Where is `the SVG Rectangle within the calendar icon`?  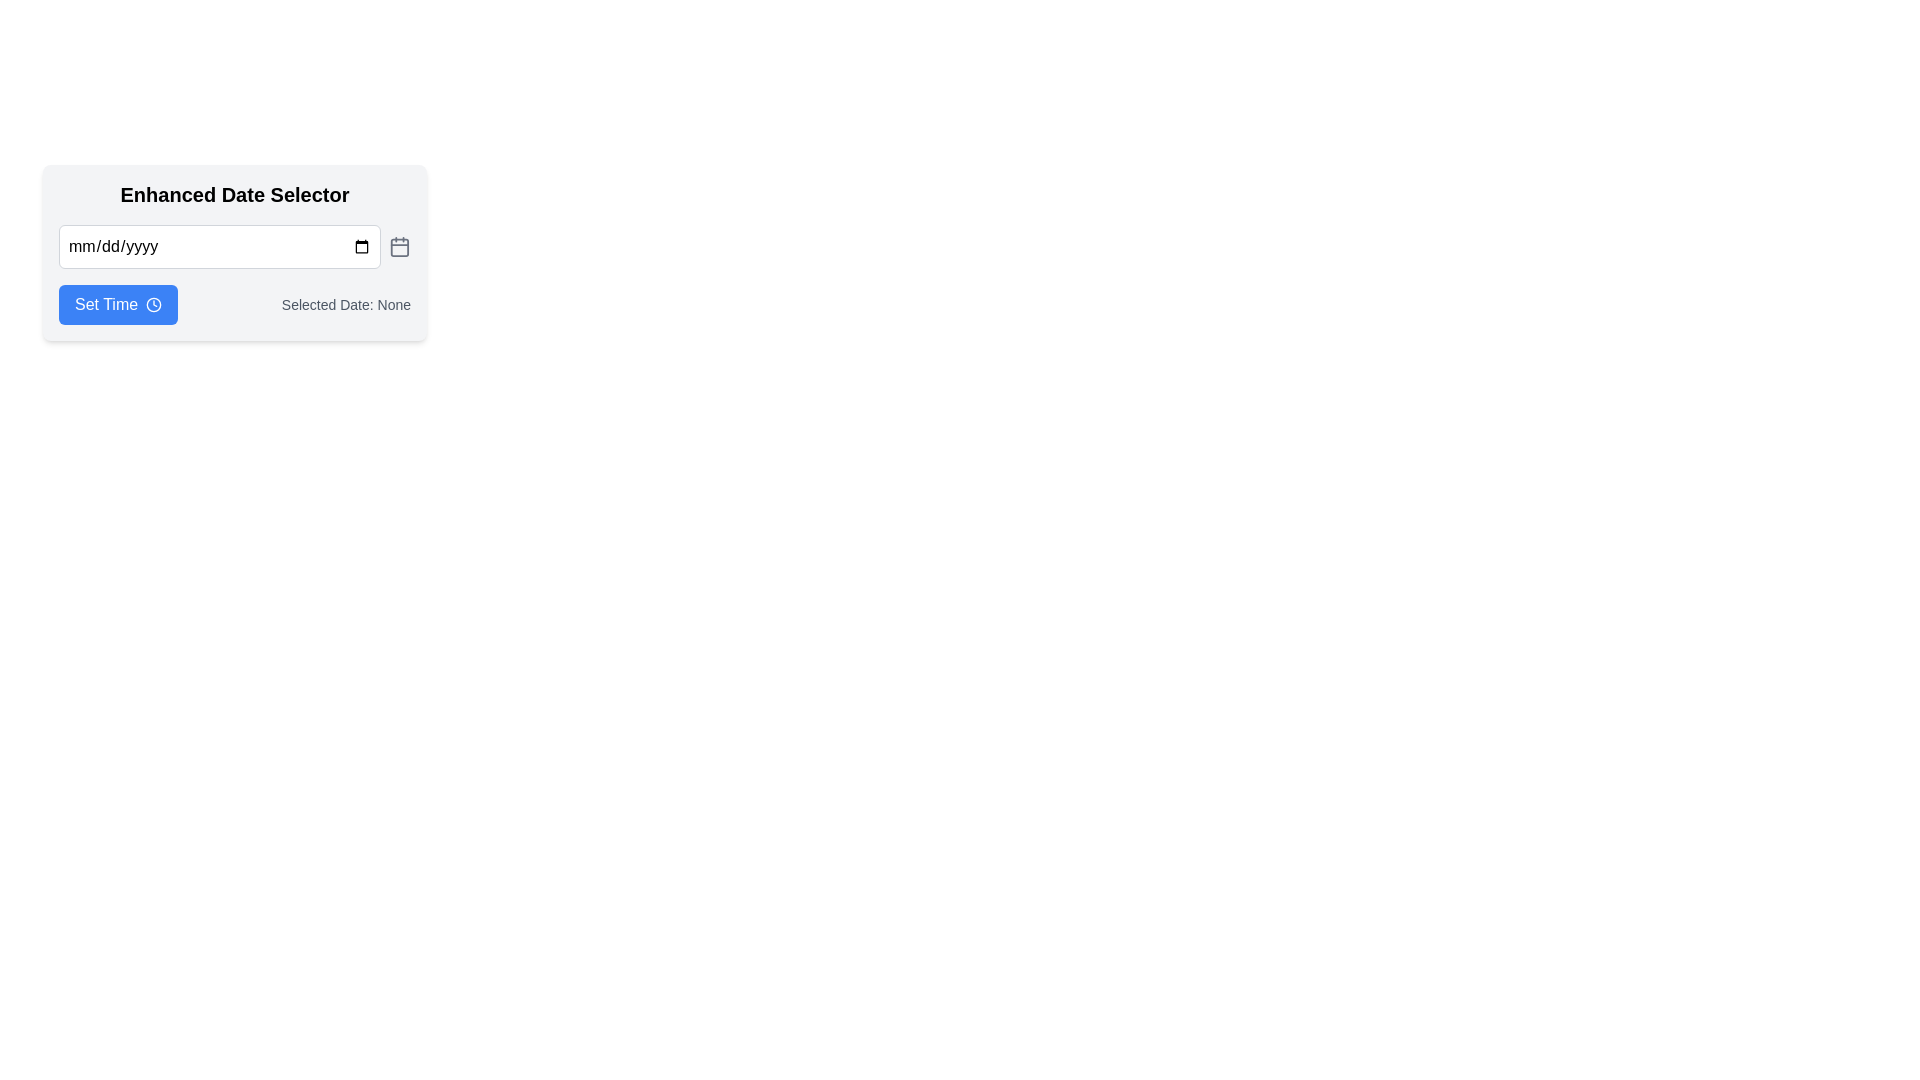
the SVG Rectangle within the calendar icon is located at coordinates (400, 246).